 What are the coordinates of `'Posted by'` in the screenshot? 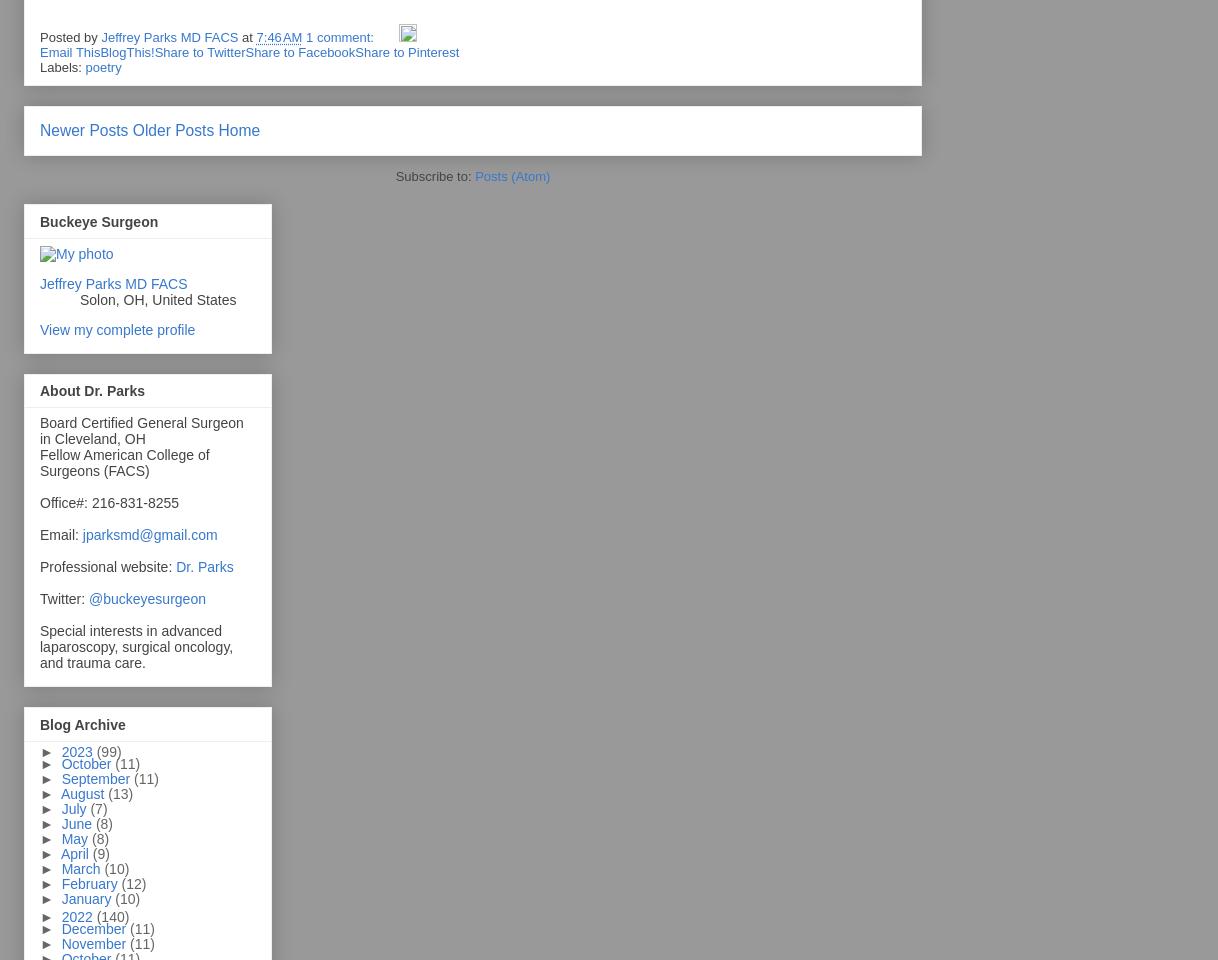 It's located at (39, 36).